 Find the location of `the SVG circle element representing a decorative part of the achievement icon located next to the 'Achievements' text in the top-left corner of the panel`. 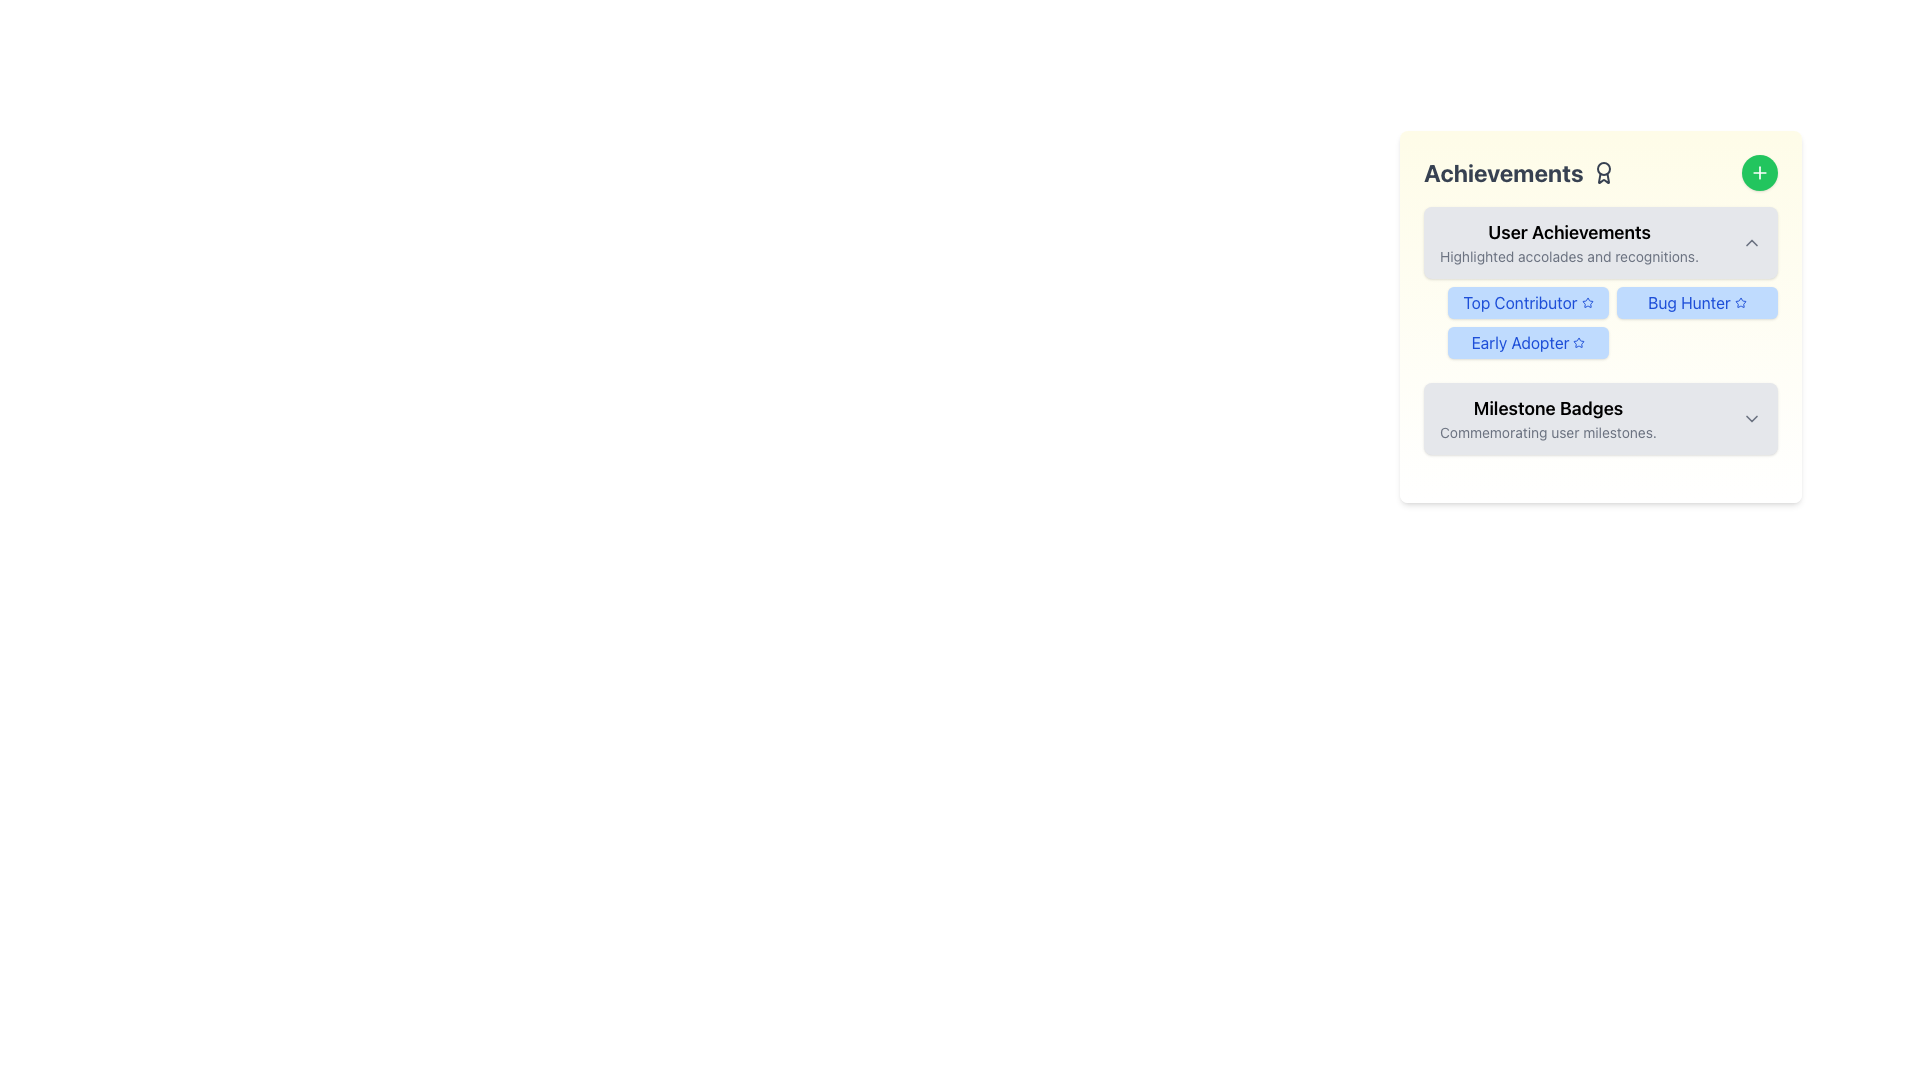

the SVG circle element representing a decorative part of the achievement icon located next to the 'Achievements' text in the top-left corner of the panel is located at coordinates (1603, 168).